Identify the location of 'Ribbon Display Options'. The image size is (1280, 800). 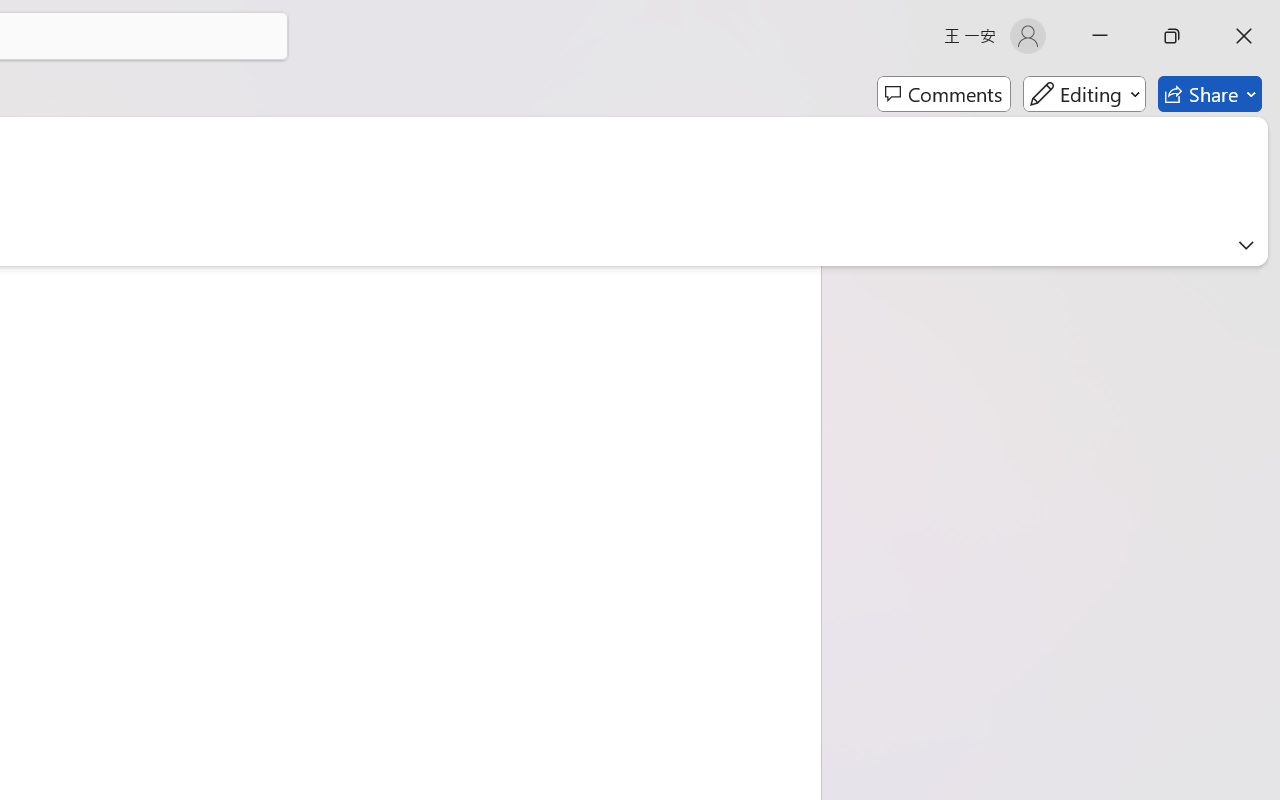
(1245, 244).